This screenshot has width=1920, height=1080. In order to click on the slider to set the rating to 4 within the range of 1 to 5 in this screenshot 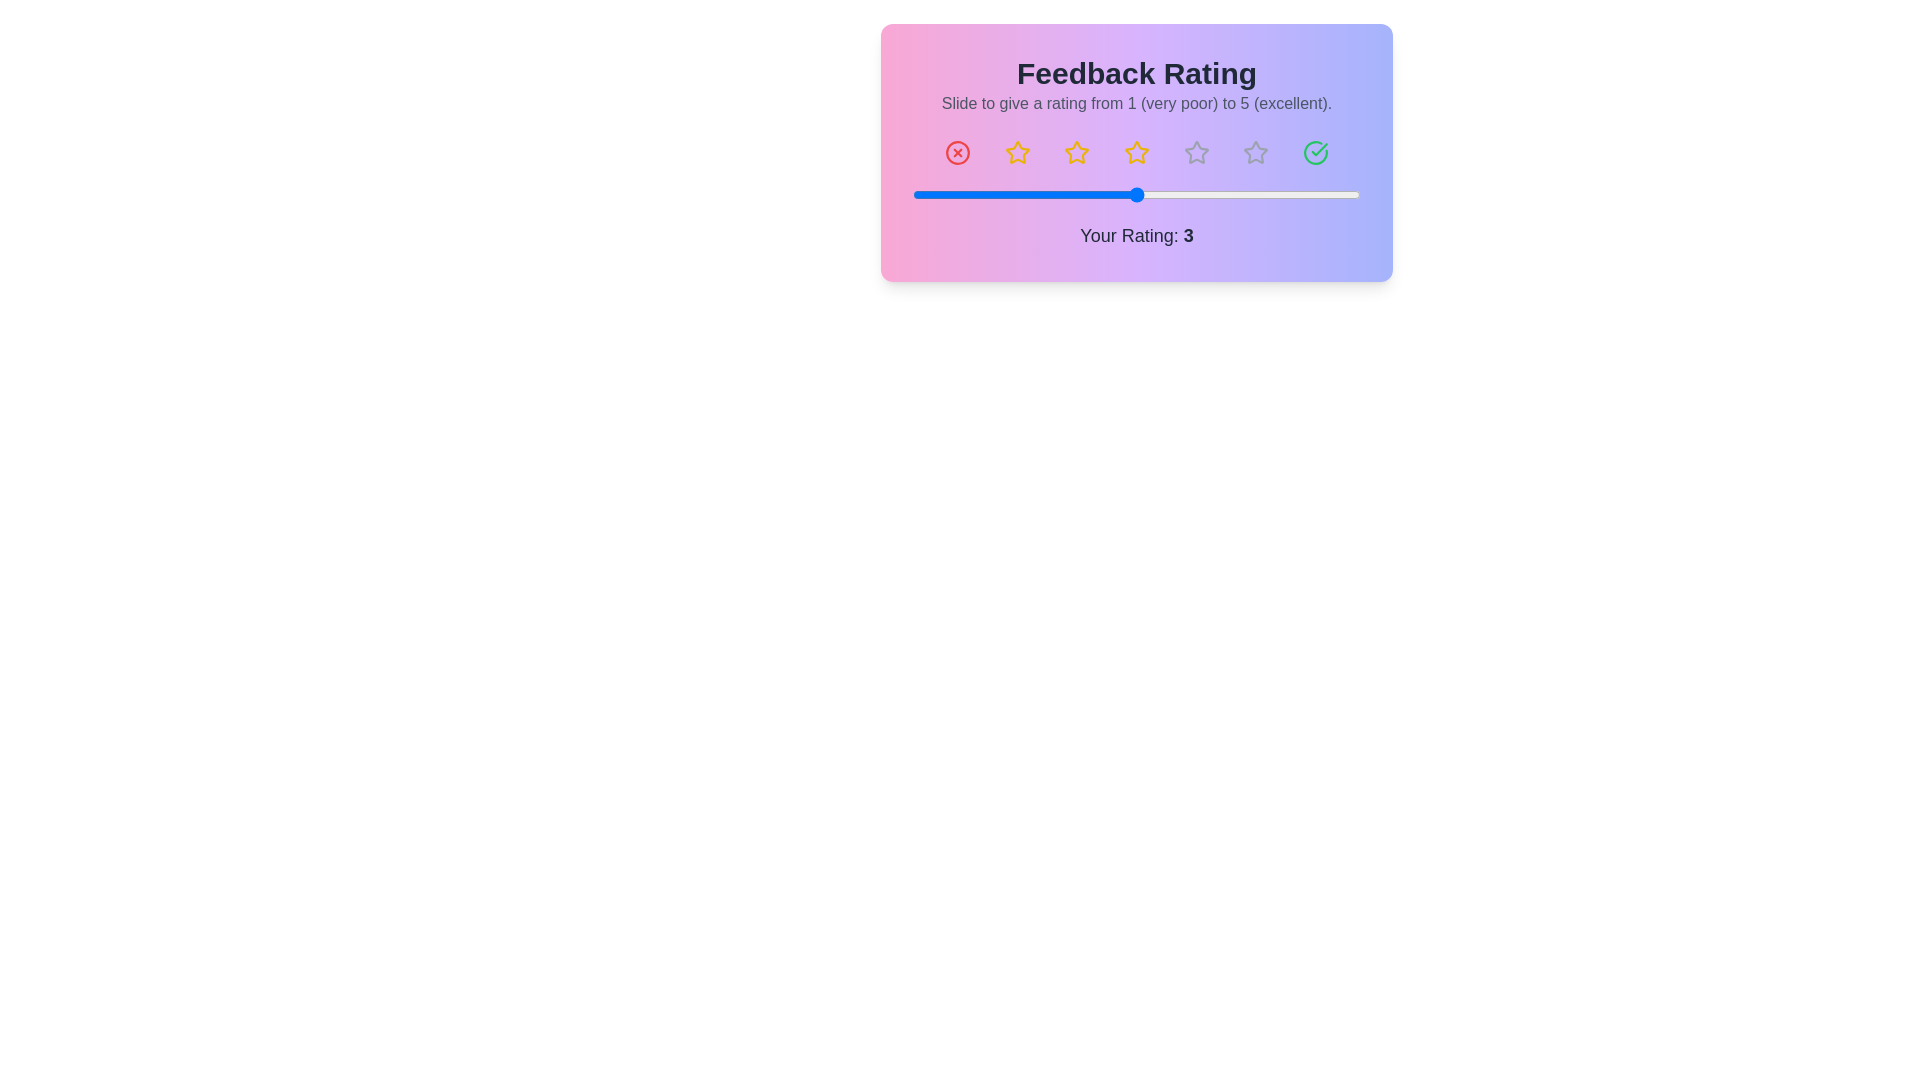, I will do `click(1247, 195)`.